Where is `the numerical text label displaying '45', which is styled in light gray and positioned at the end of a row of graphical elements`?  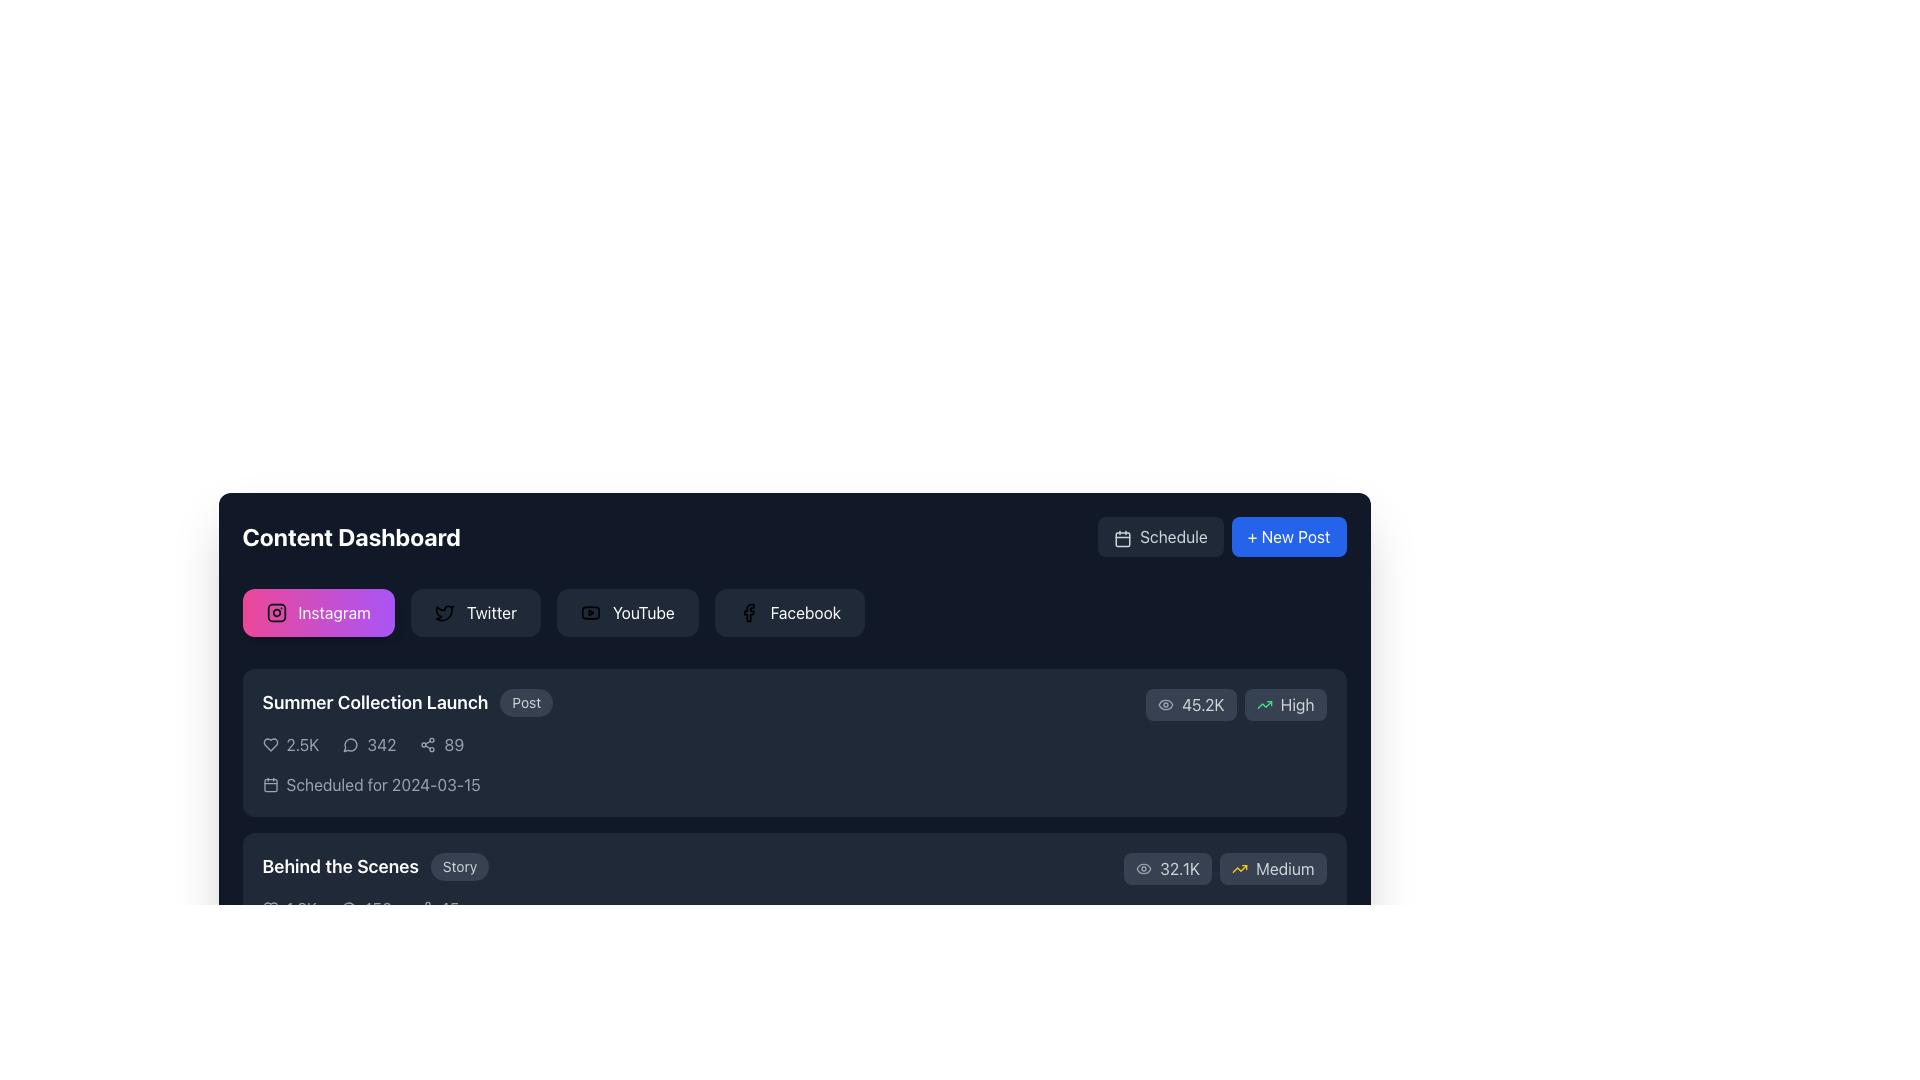 the numerical text label displaying '45', which is styled in light gray and positioned at the end of a row of graphical elements is located at coordinates (448, 909).